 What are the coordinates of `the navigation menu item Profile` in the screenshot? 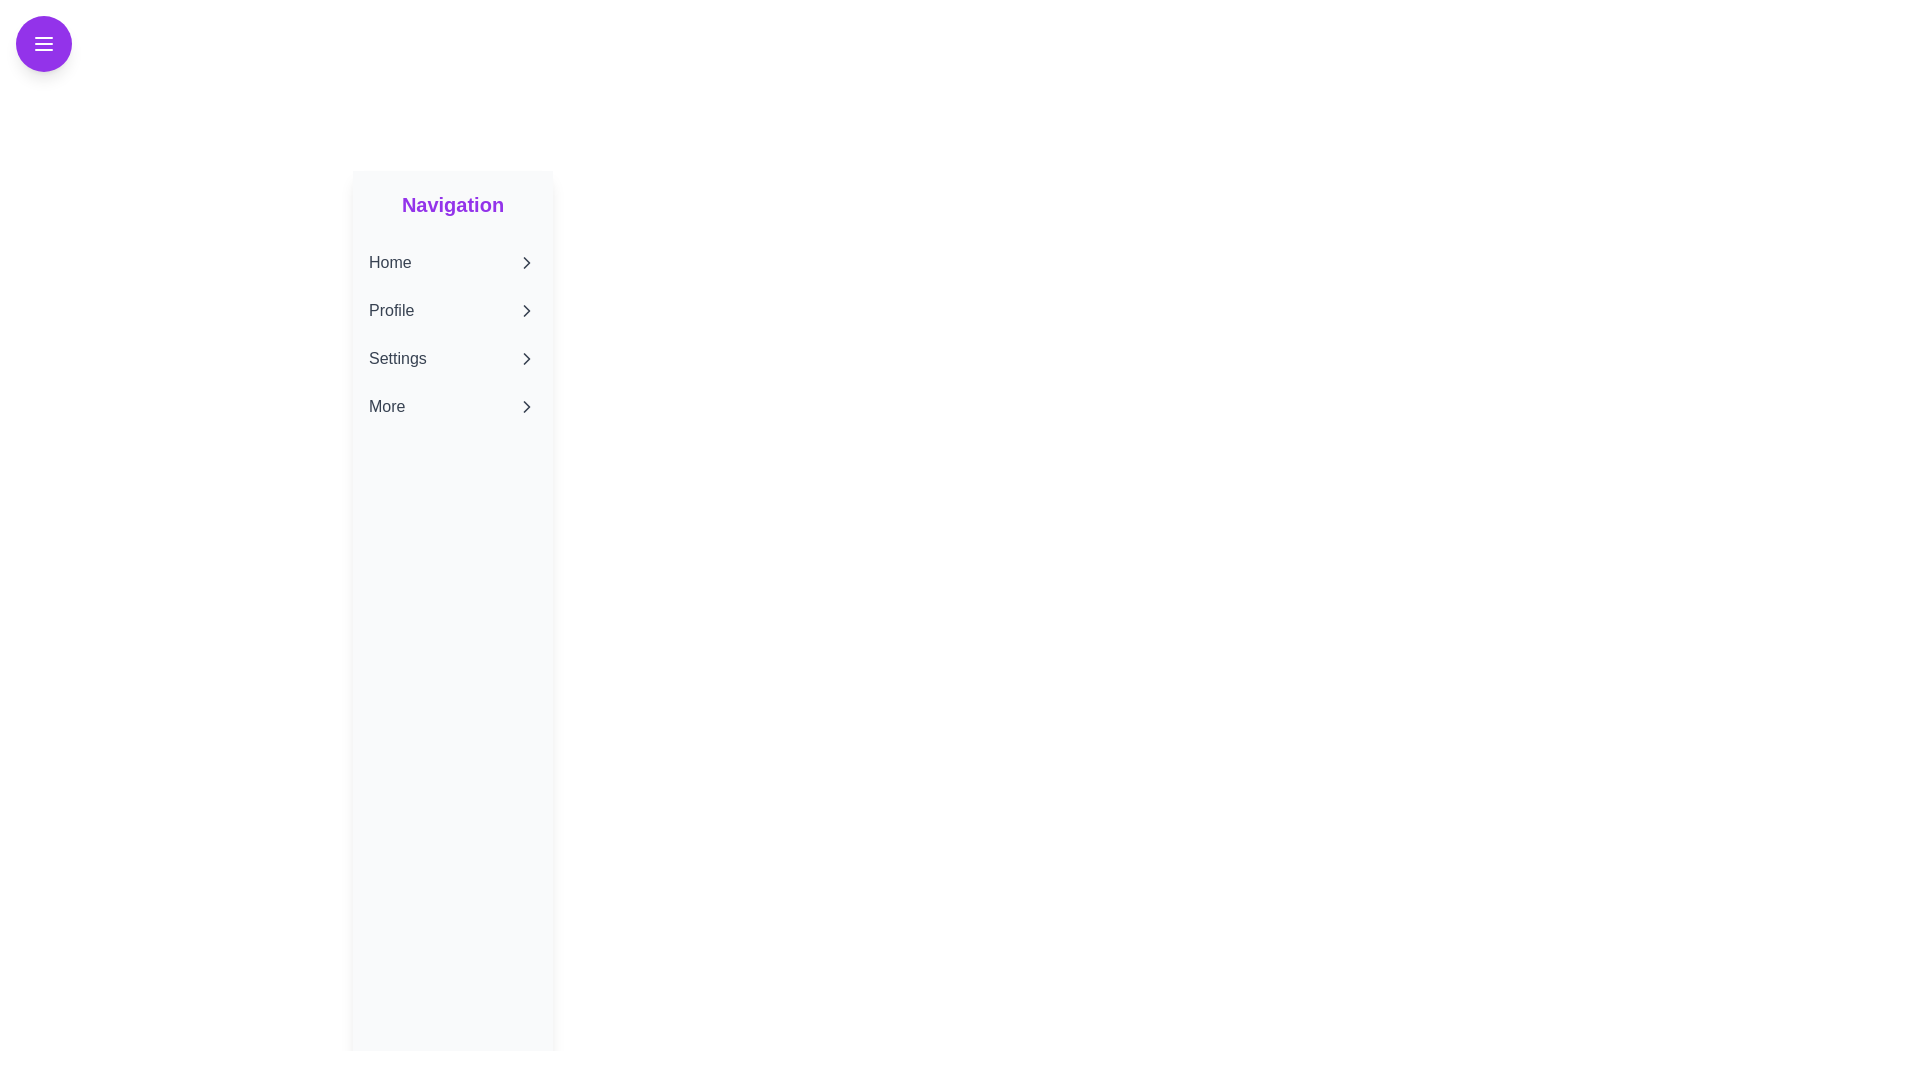 It's located at (451, 311).